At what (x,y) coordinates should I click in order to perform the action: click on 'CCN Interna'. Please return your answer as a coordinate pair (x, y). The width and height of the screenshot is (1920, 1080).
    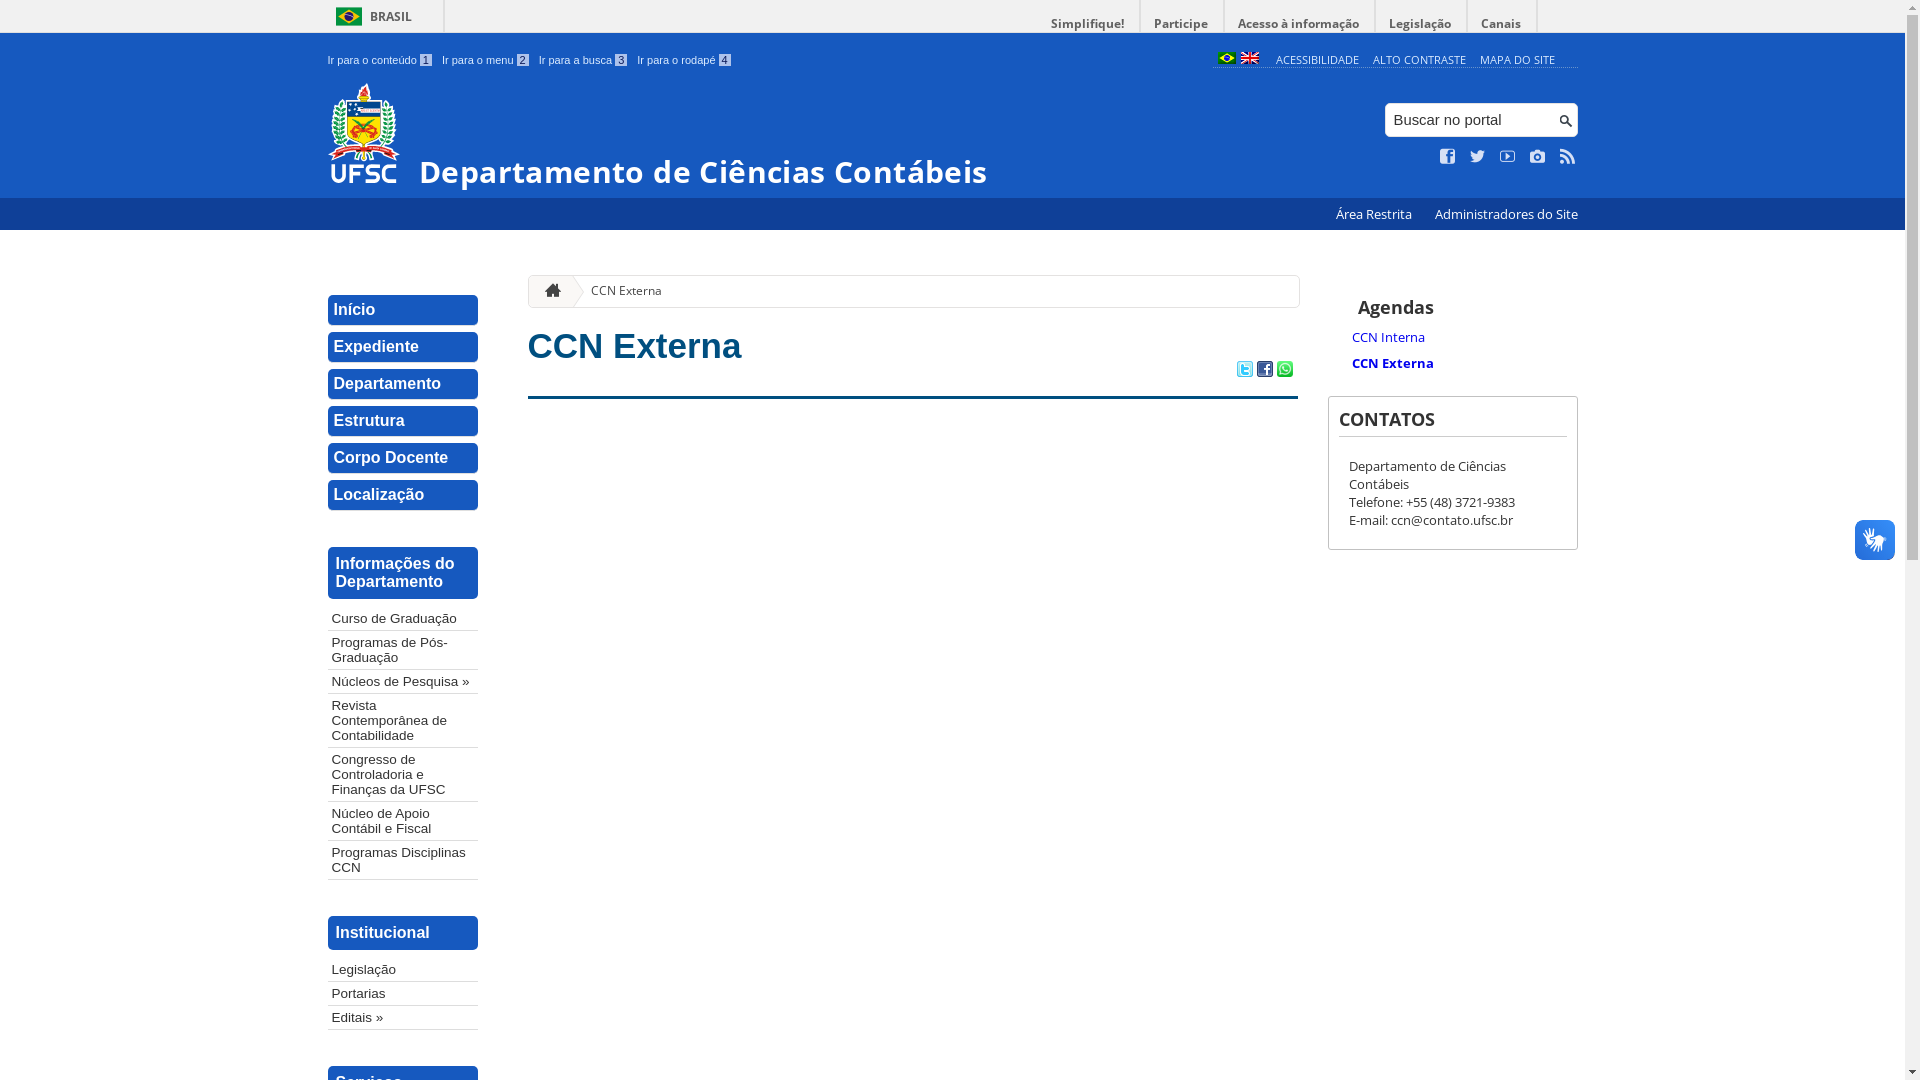
    Looking at the image, I should click on (1463, 335).